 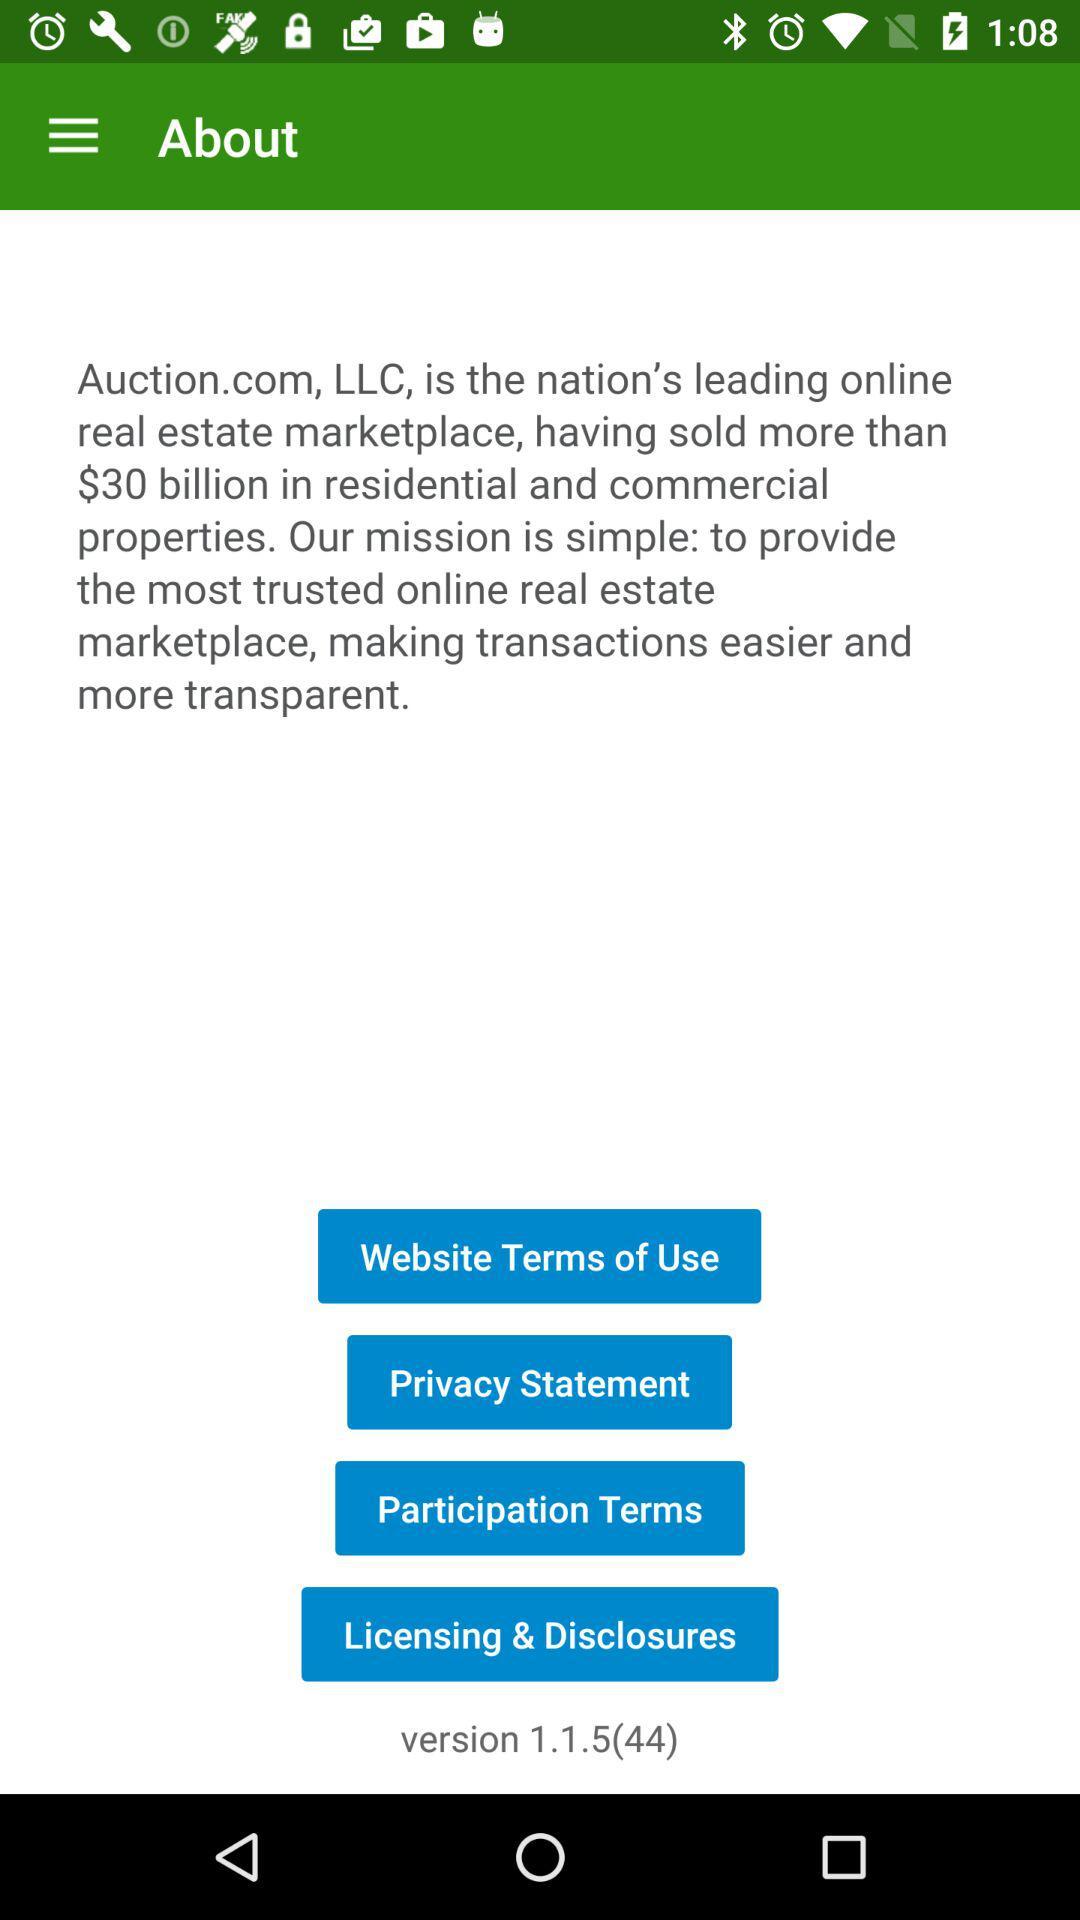 What do you see at coordinates (540, 698) in the screenshot?
I see `write text` at bounding box center [540, 698].